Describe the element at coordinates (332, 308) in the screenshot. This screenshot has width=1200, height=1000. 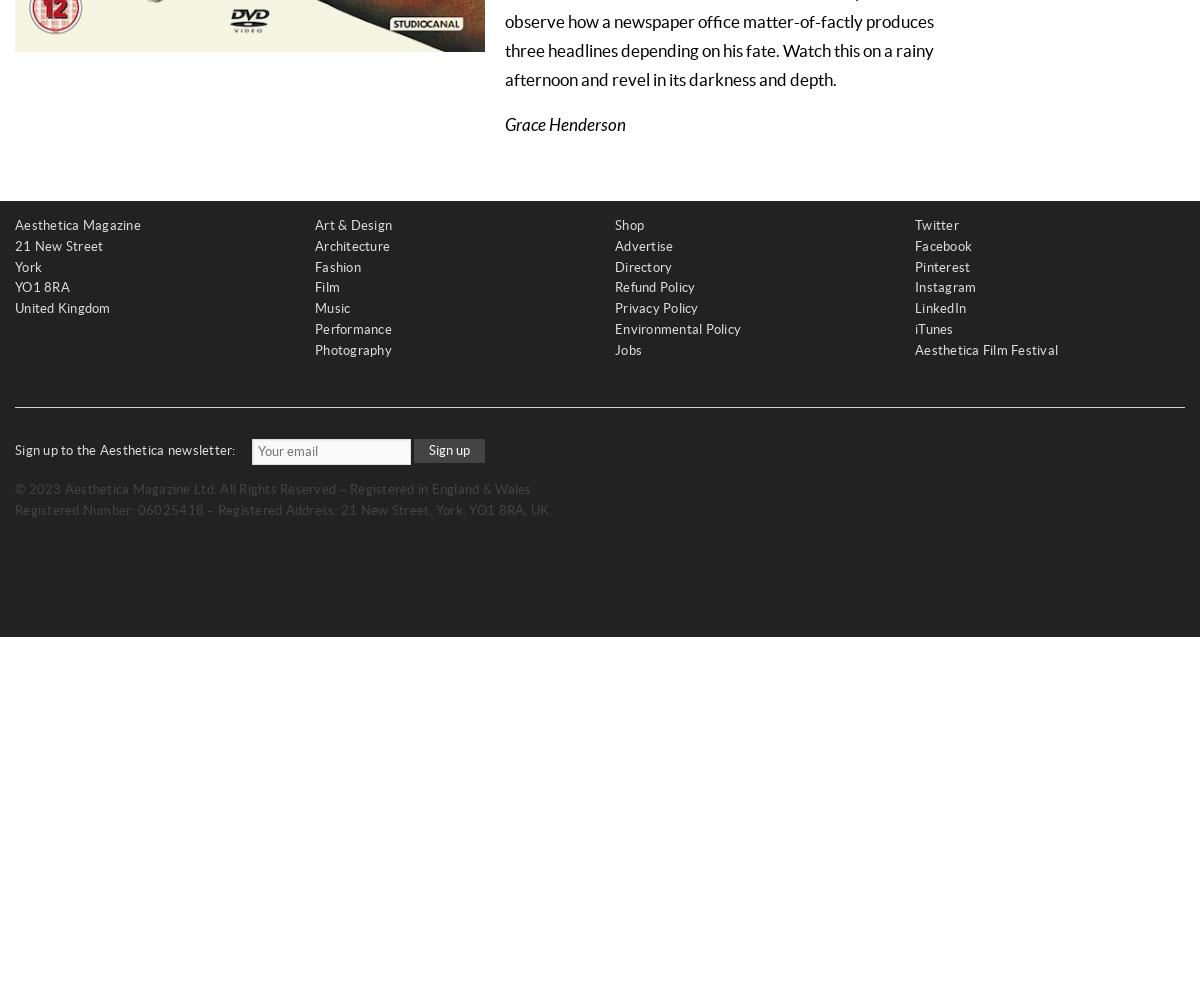
I see `'Music'` at that location.